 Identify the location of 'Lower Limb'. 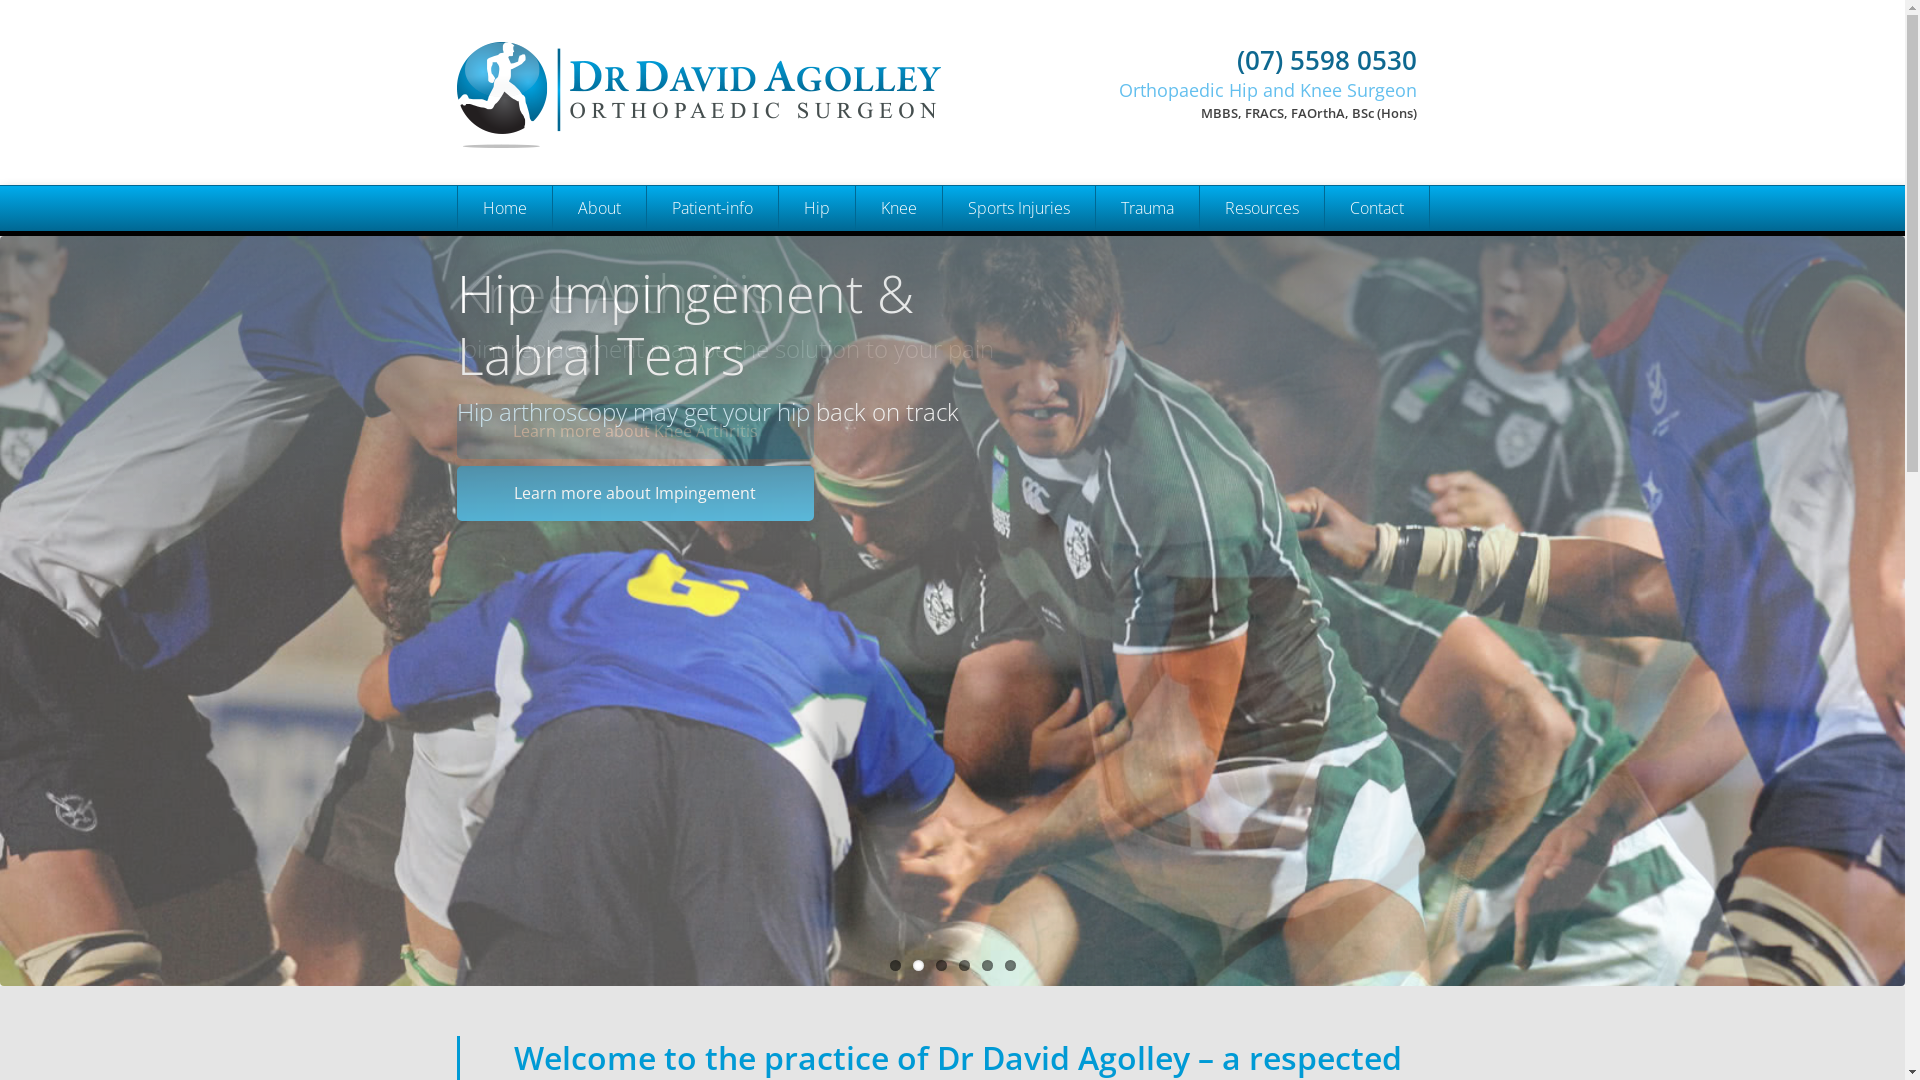
(1146, 298).